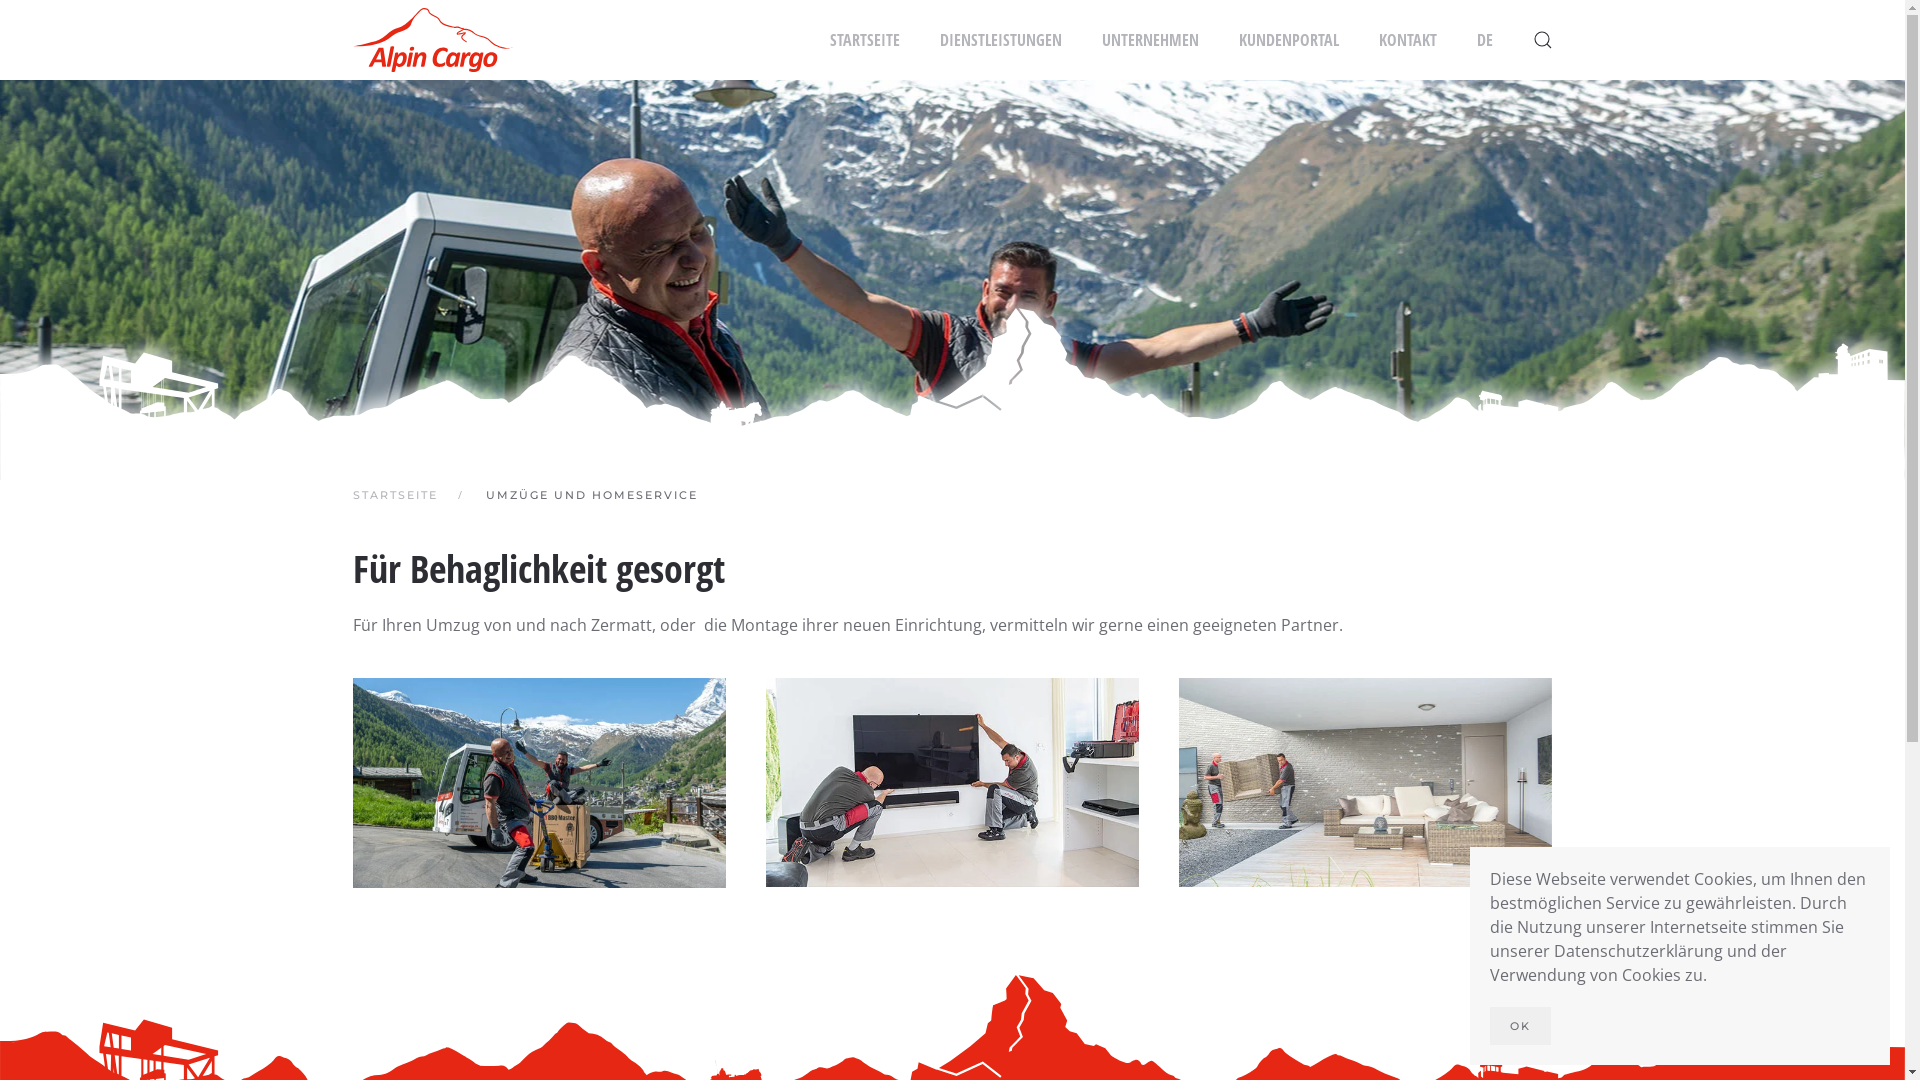  Describe the element at coordinates (1150, 39) in the screenshot. I see `'UNTERNEHMEN'` at that location.